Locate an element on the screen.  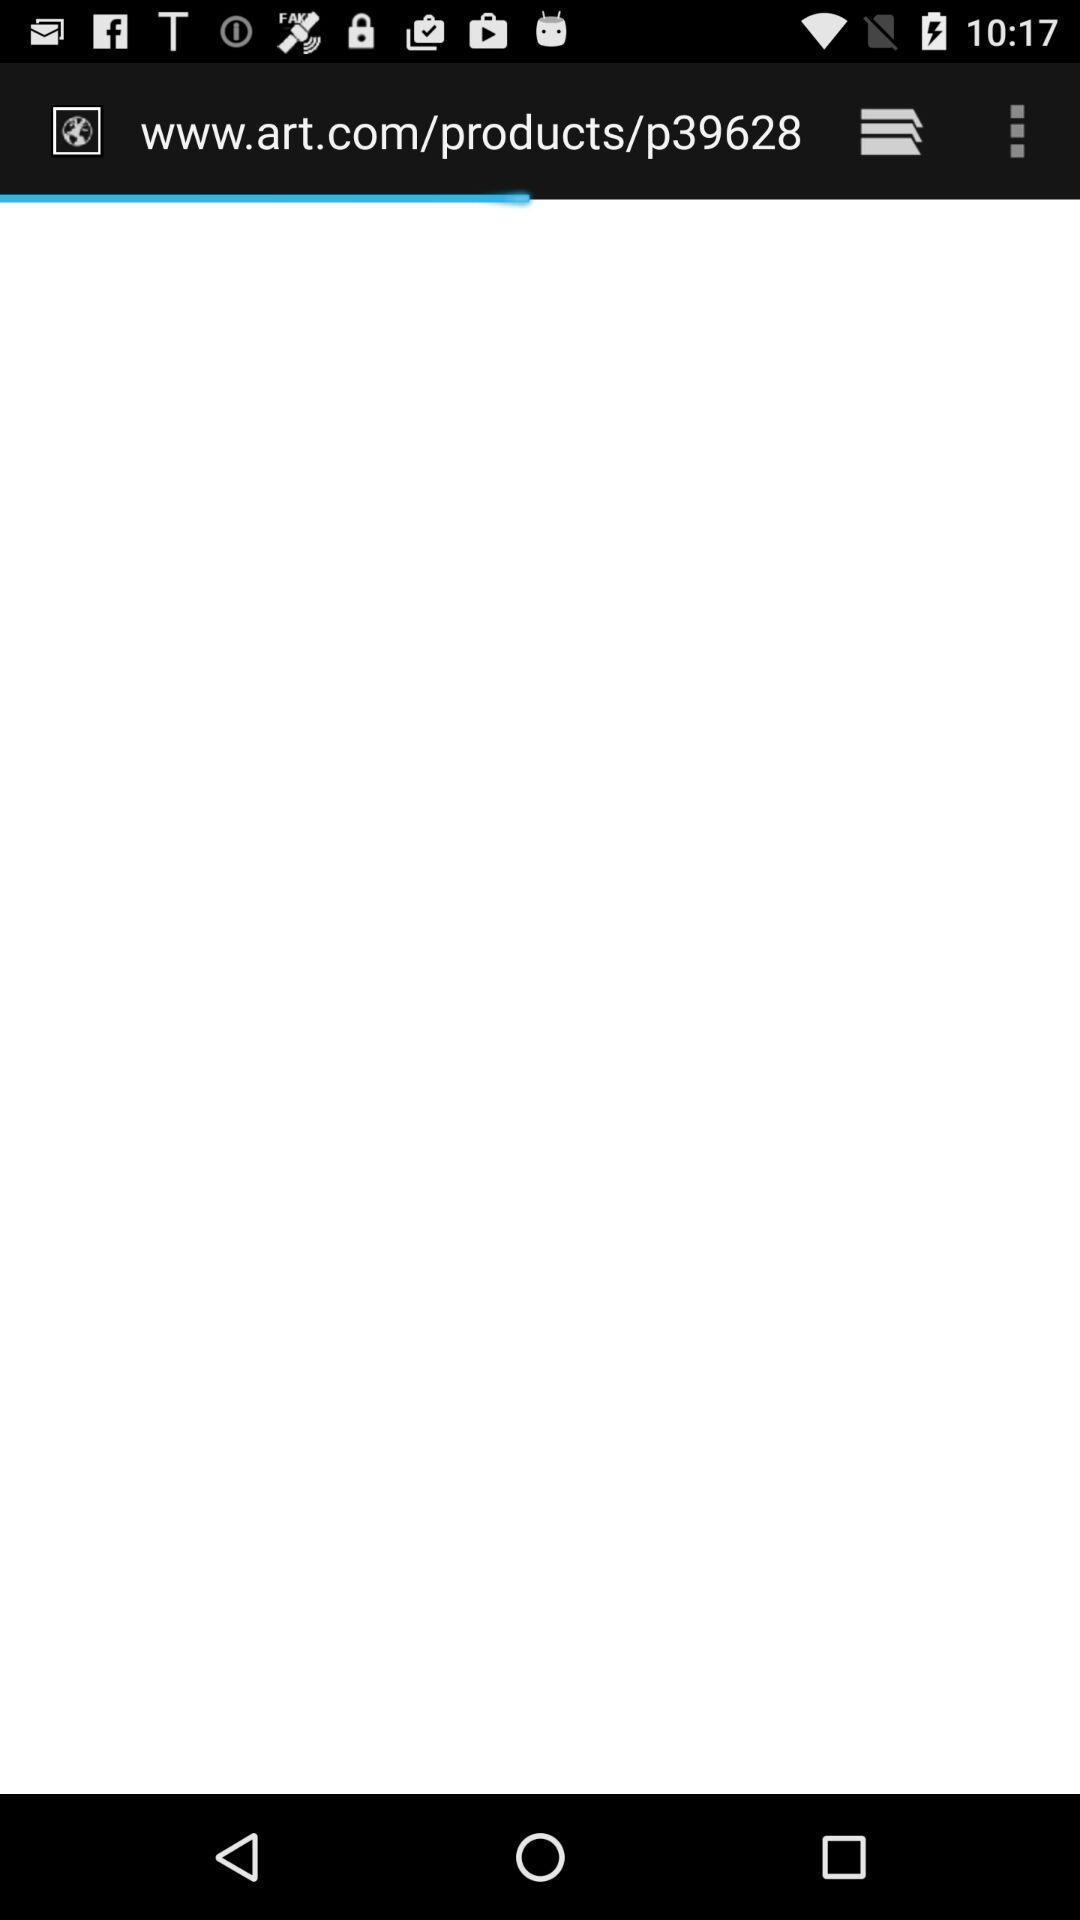
the icon at the center is located at coordinates (540, 996).